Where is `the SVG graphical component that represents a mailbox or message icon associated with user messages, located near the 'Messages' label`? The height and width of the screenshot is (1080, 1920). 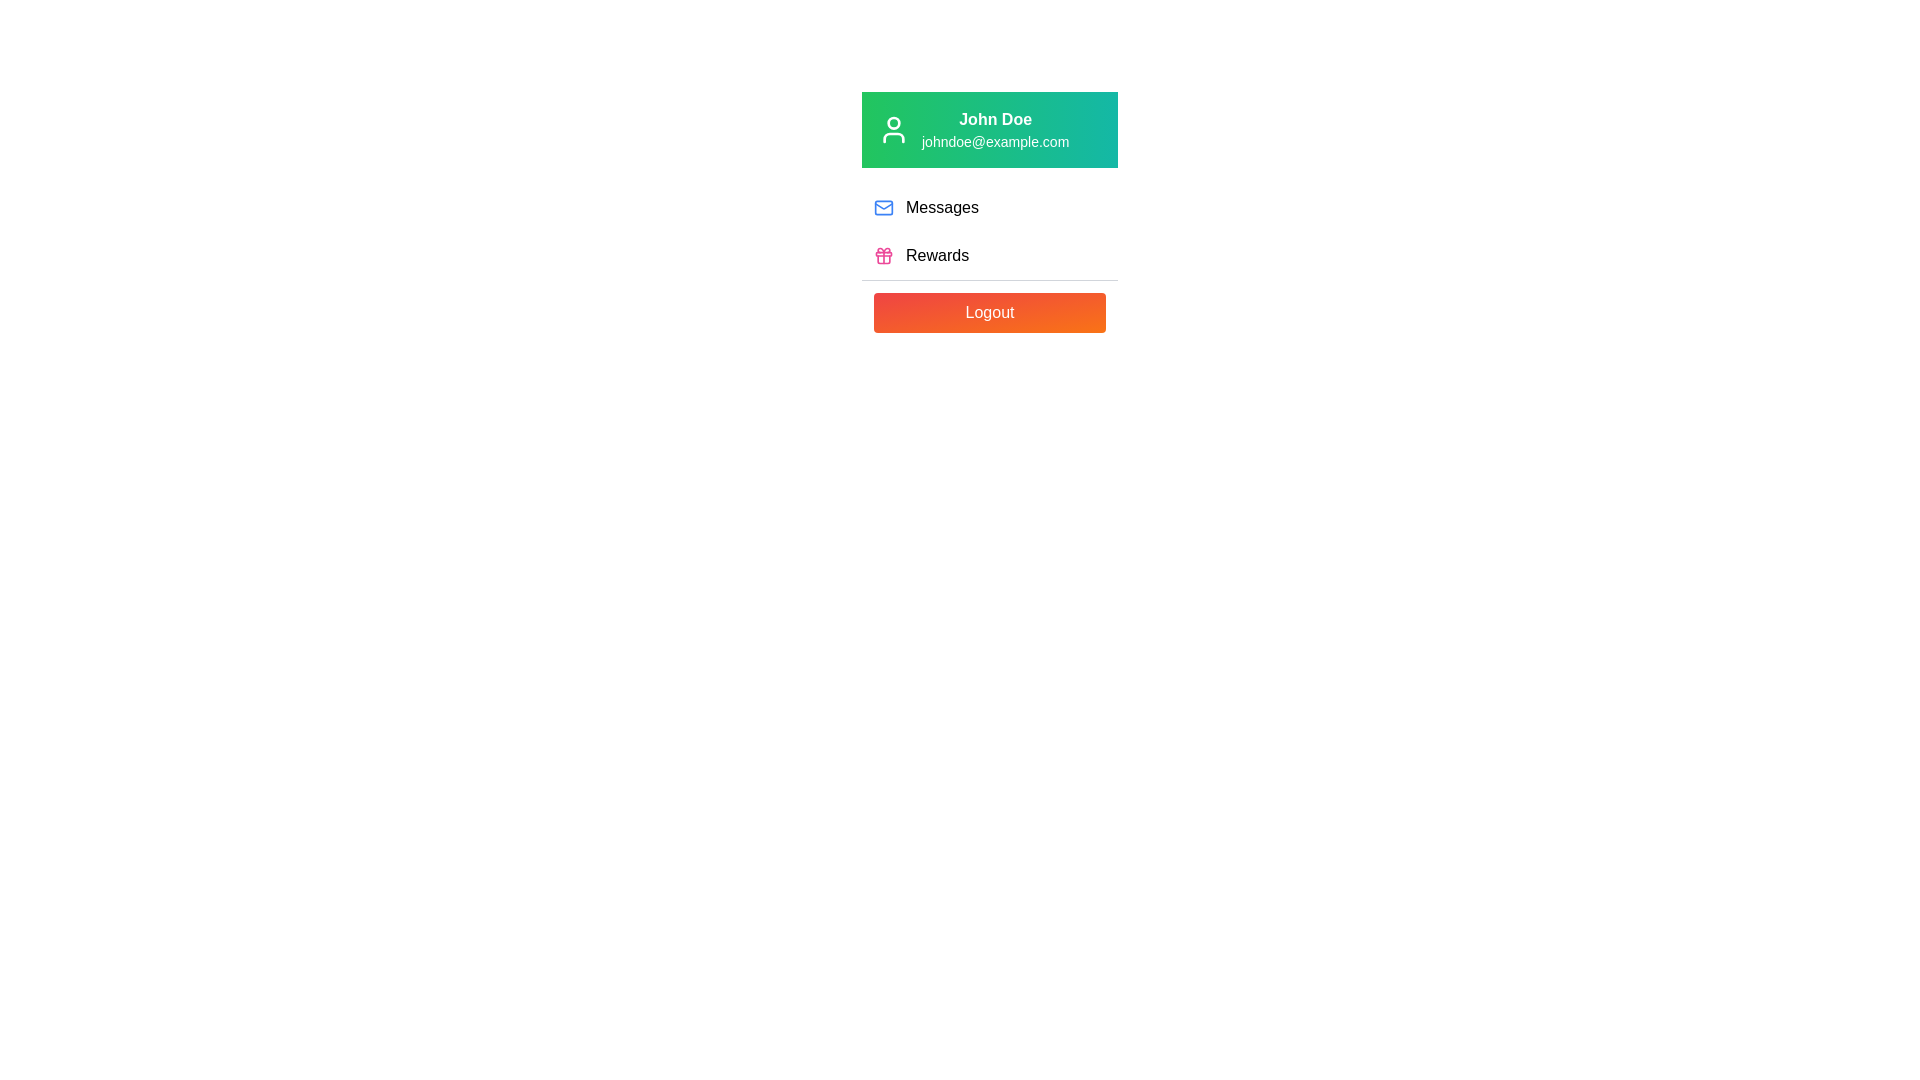
the SVG graphical component that represents a mailbox or message icon associated with user messages, located near the 'Messages' label is located at coordinates (882, 208).